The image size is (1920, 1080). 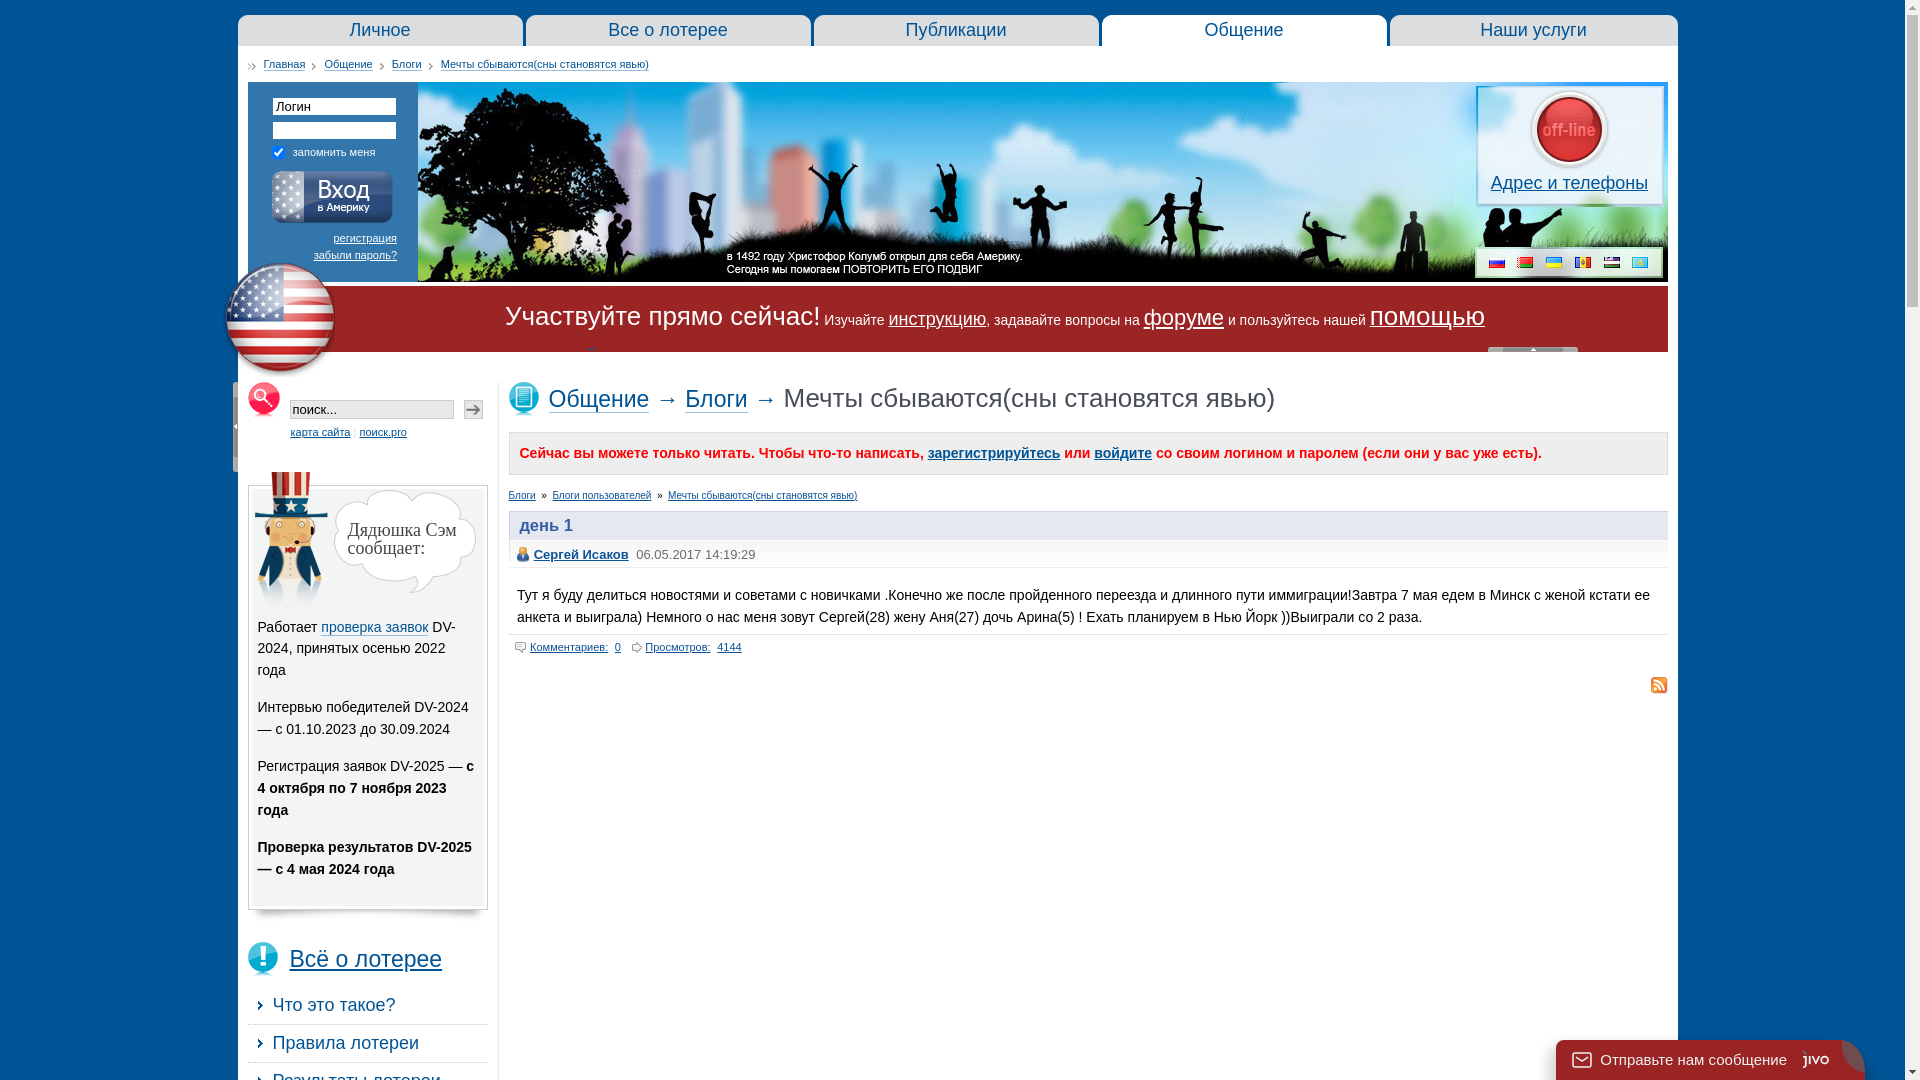 I want to click on 'ru', so click(x=1497, y=263).